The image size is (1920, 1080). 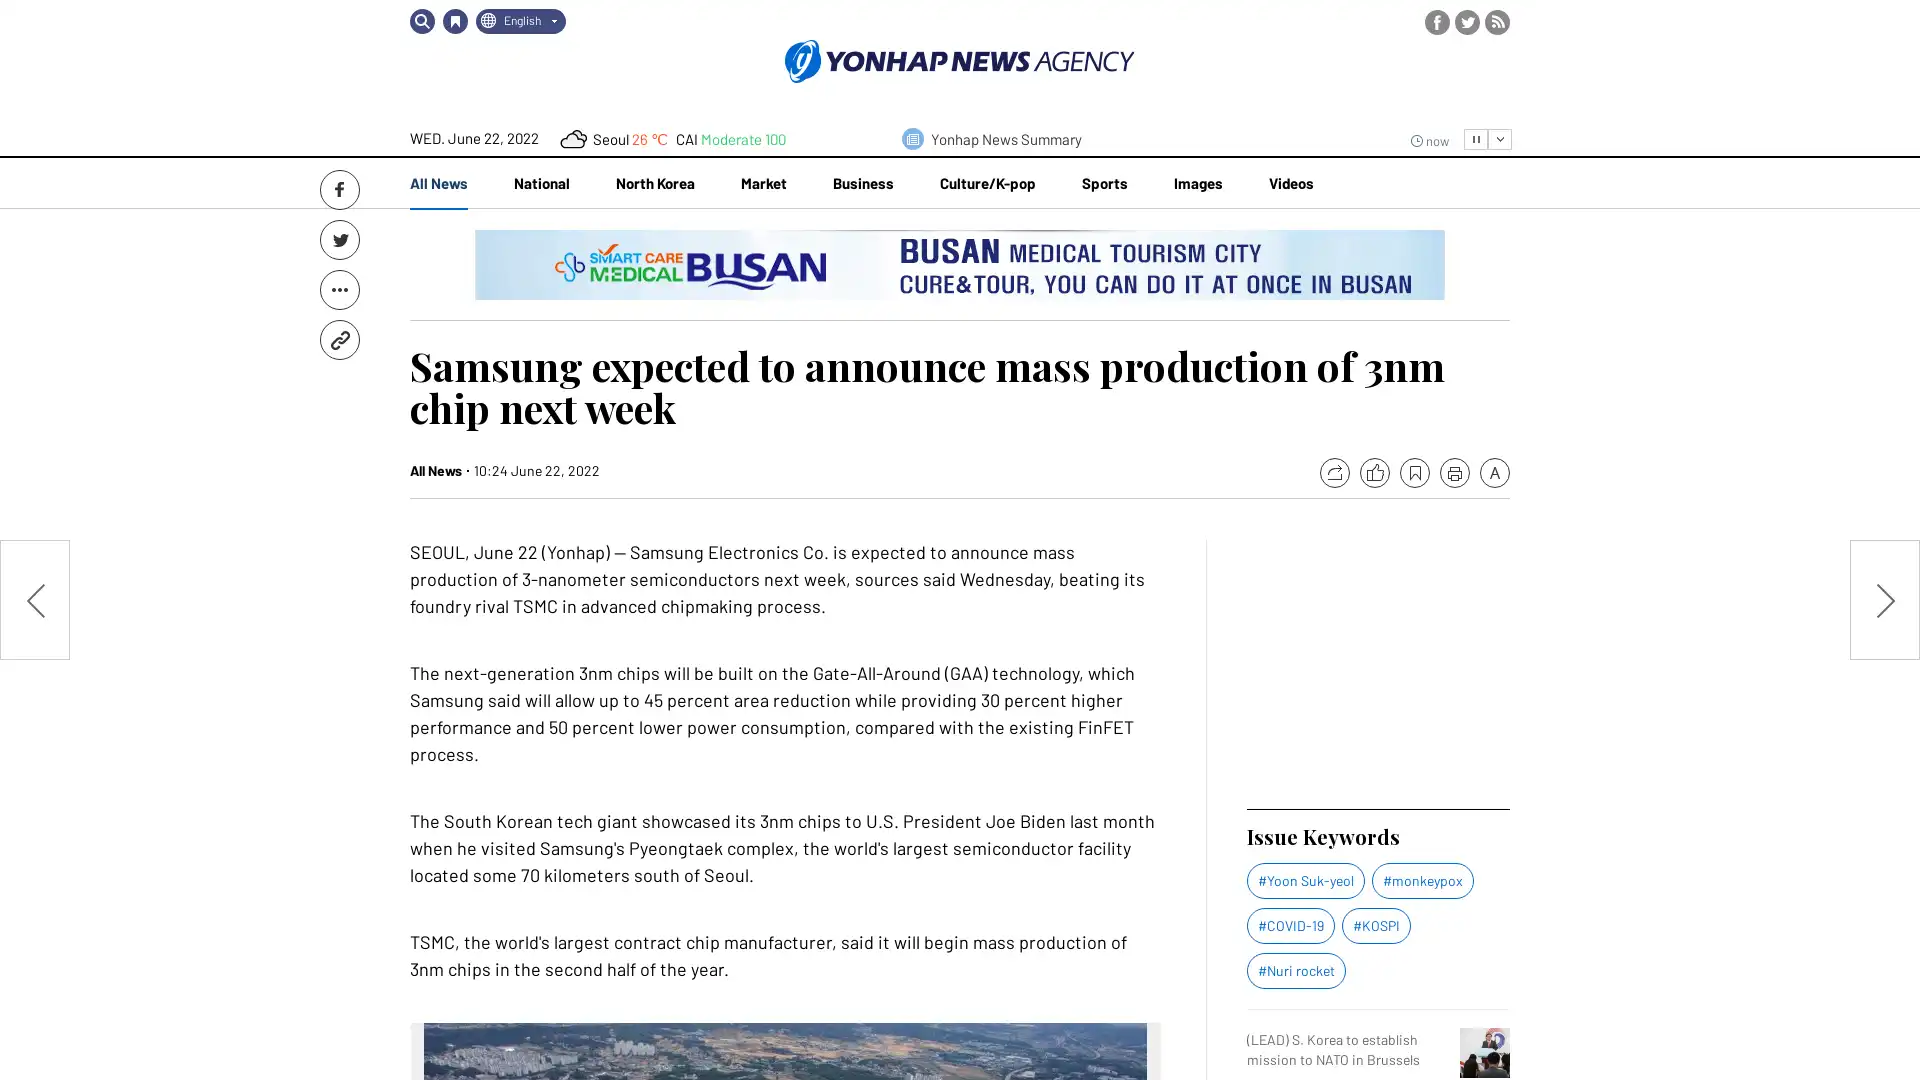 I want to click on Facebook, so click(x=340, y=189).